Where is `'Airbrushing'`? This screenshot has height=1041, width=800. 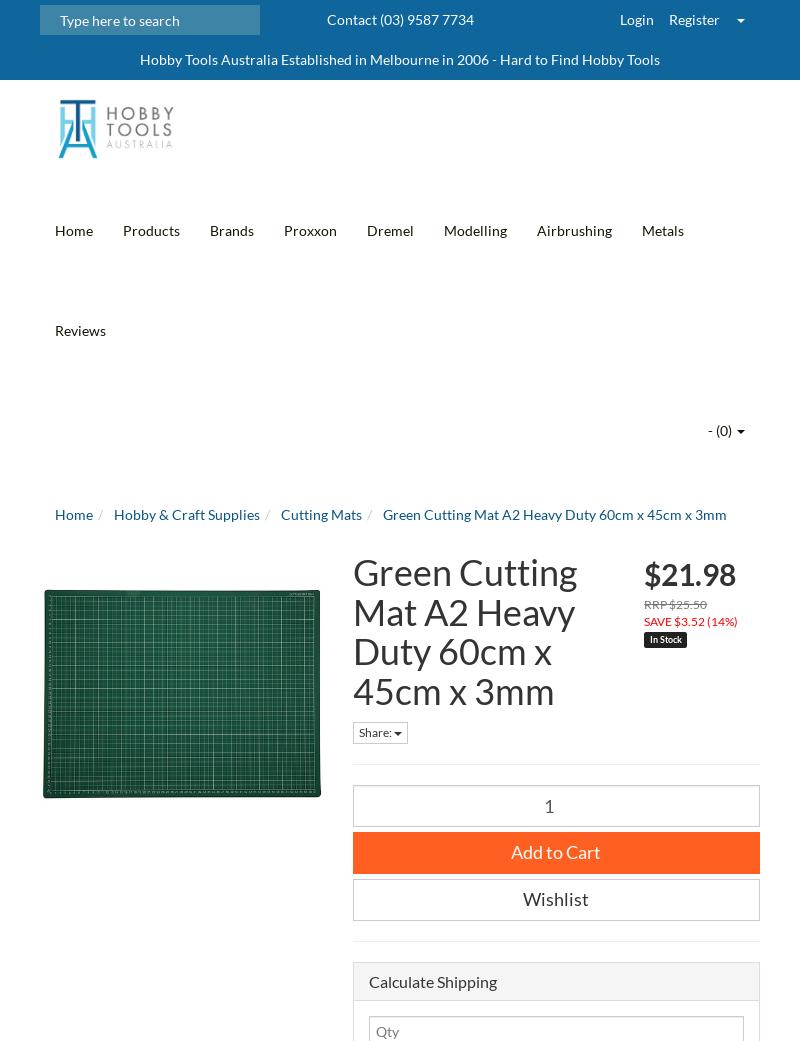
'Airbrushing' is located at coordinates (573, 229).